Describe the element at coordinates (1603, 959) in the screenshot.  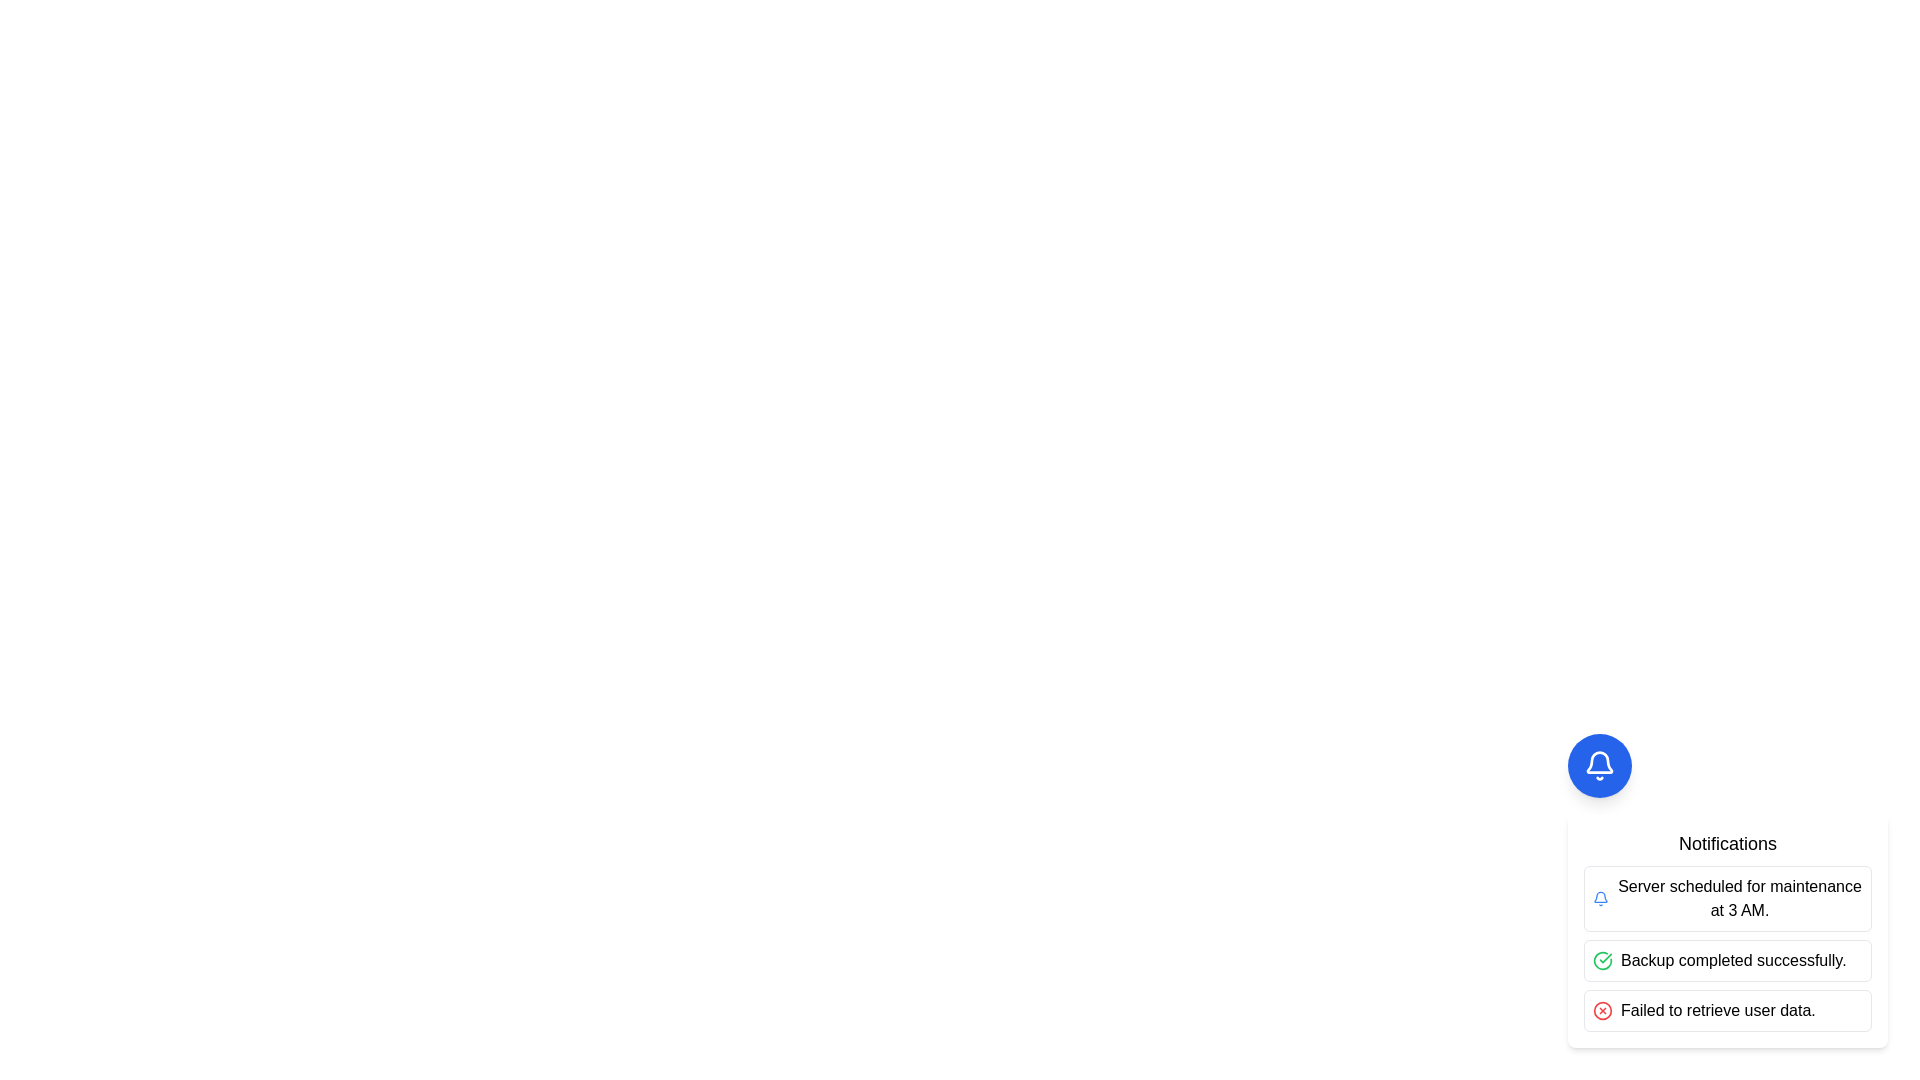
I see `the green checkmark icon that indicates a successful state for the notification 'Backup completed successfully.'` at that location.